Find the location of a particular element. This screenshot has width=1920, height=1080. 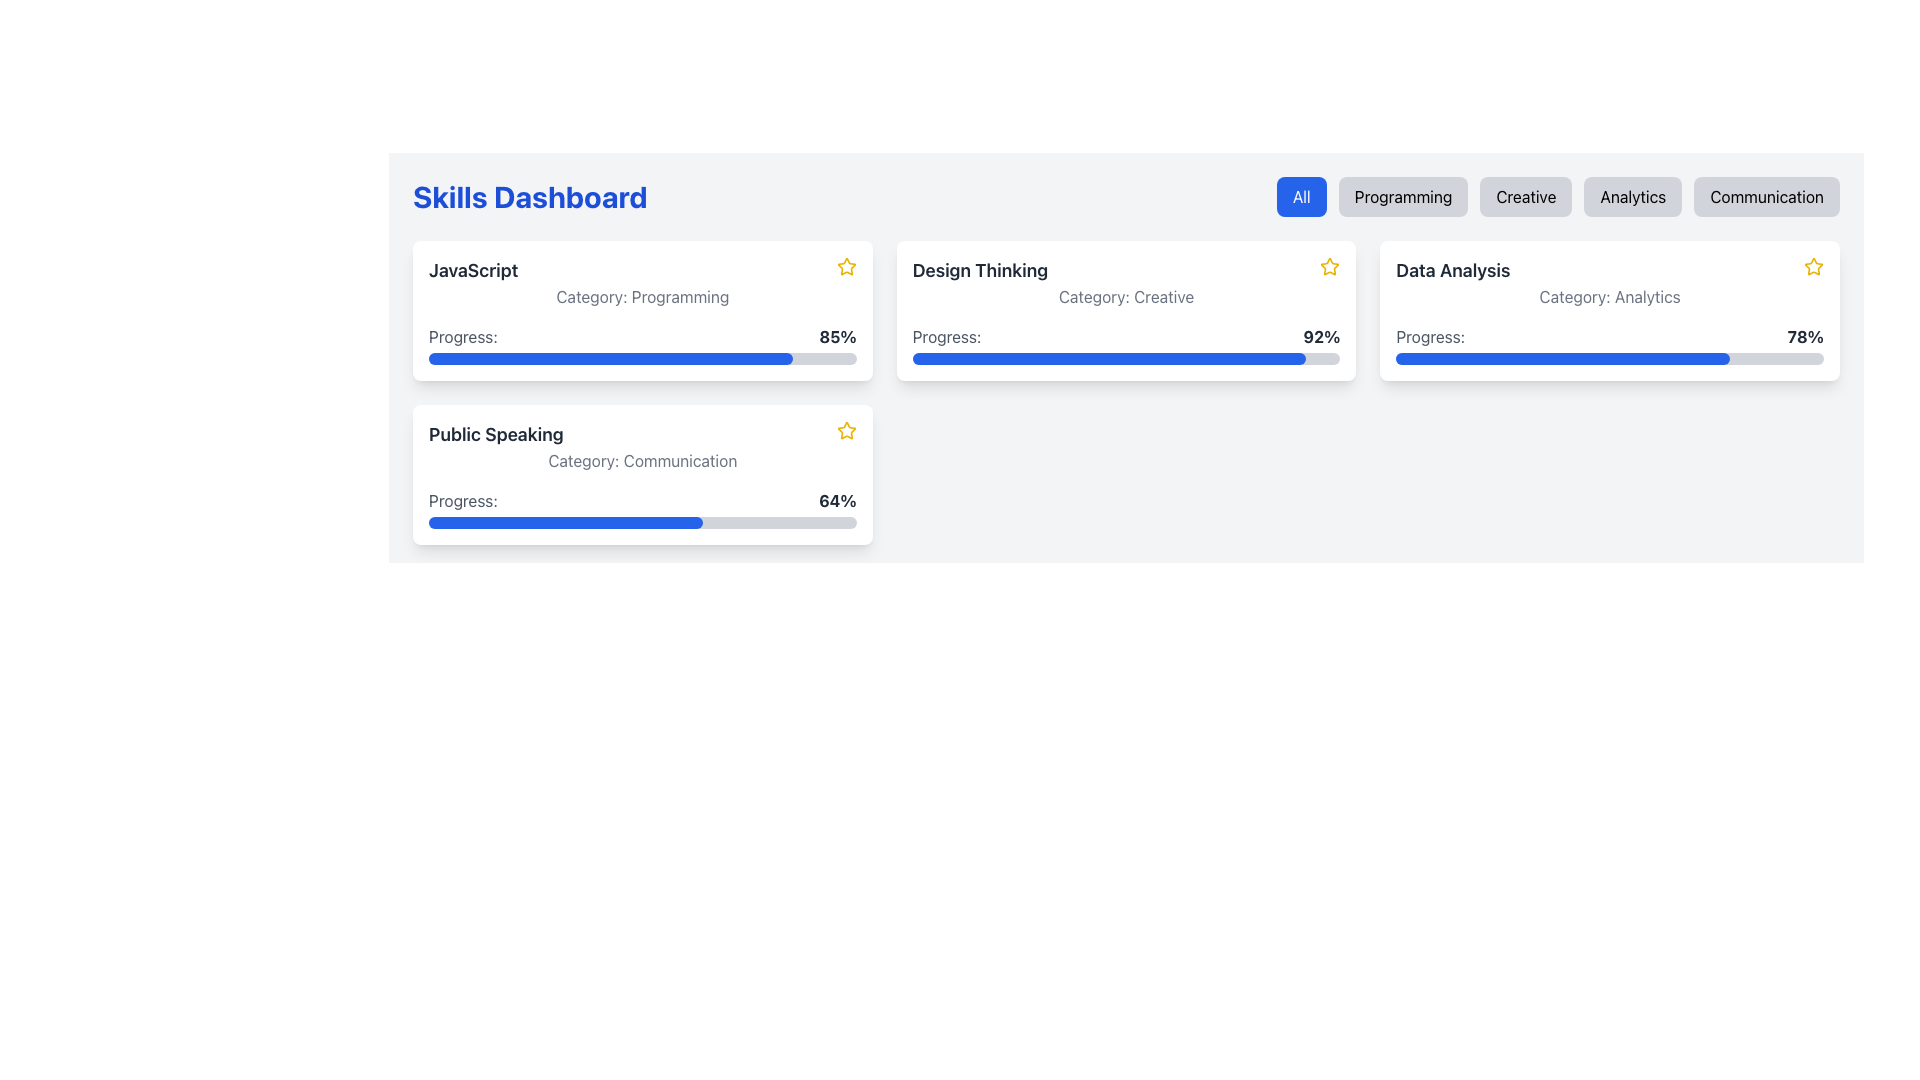

the progress bar displaying 85% completion for the JavaScript skill in the Skills Dashboard is located at coordinates (642, 357).